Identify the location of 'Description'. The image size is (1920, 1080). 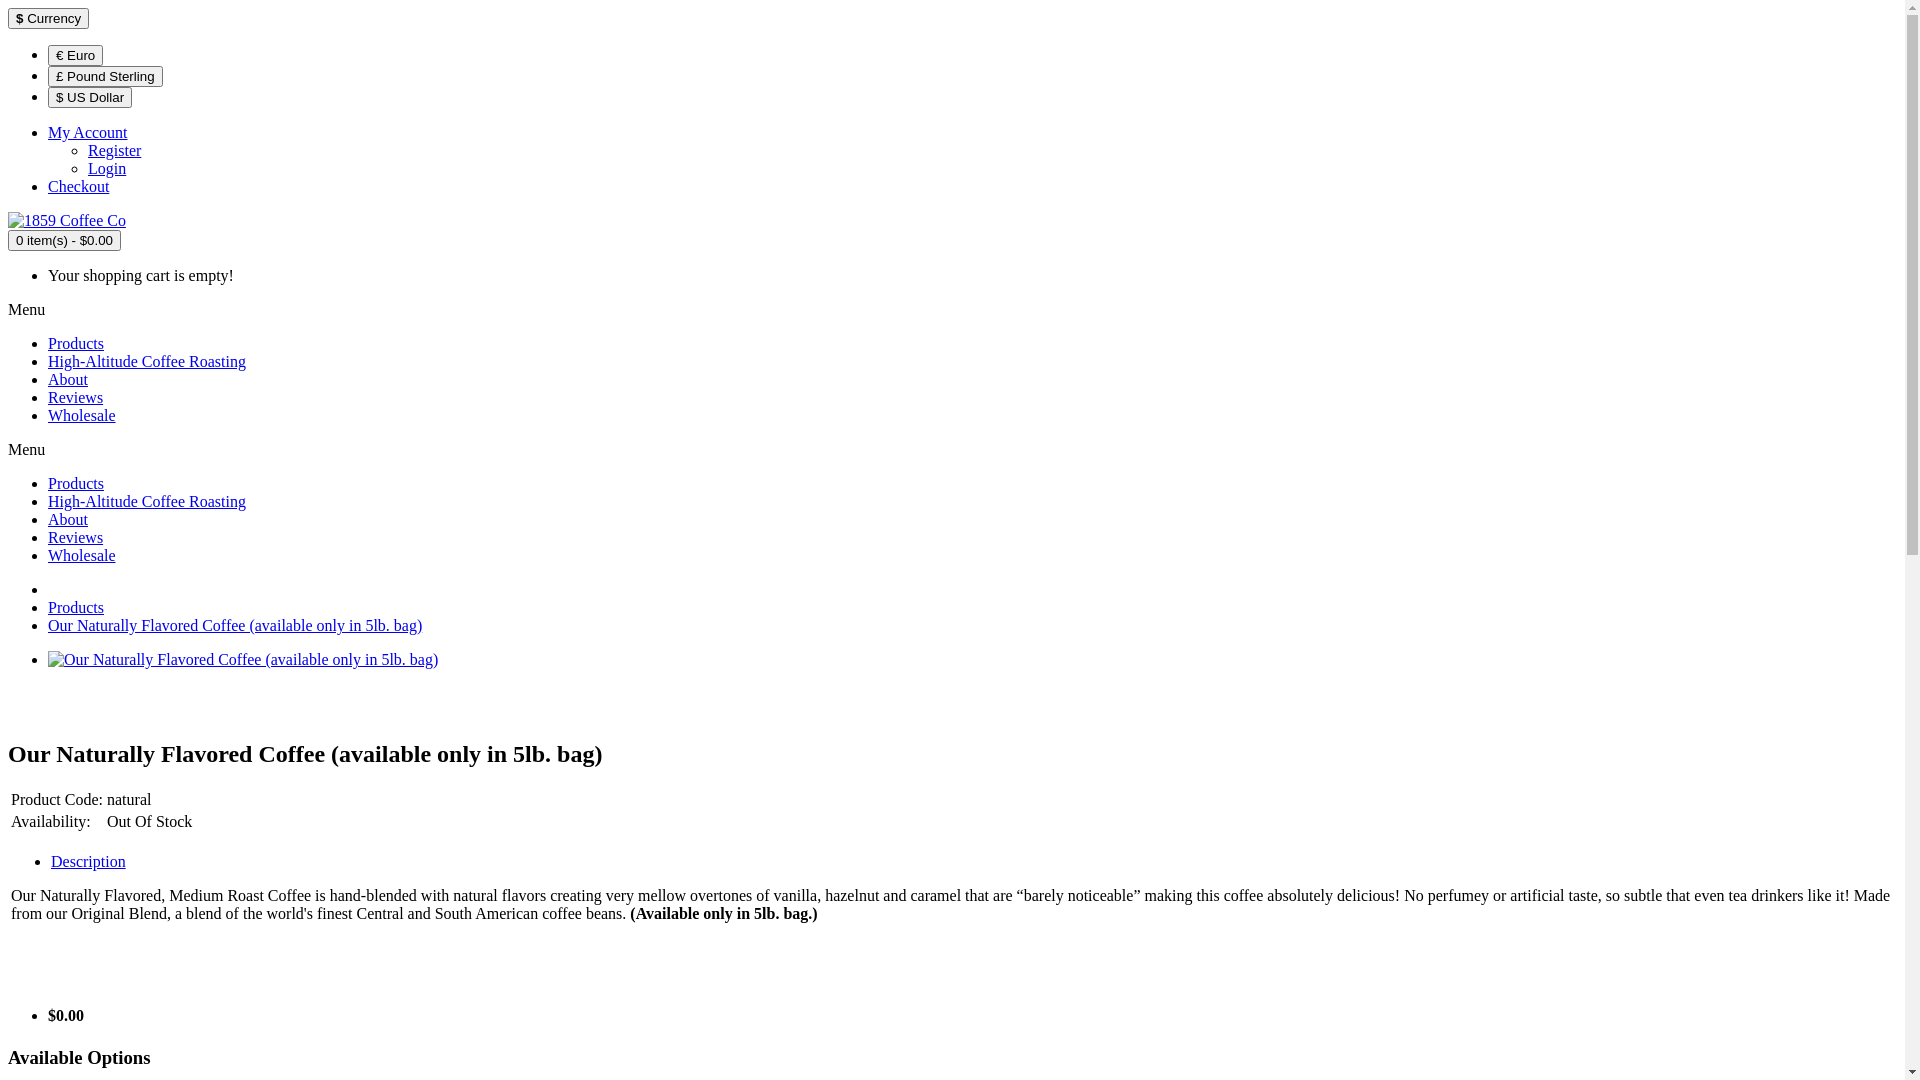
(87, 860).